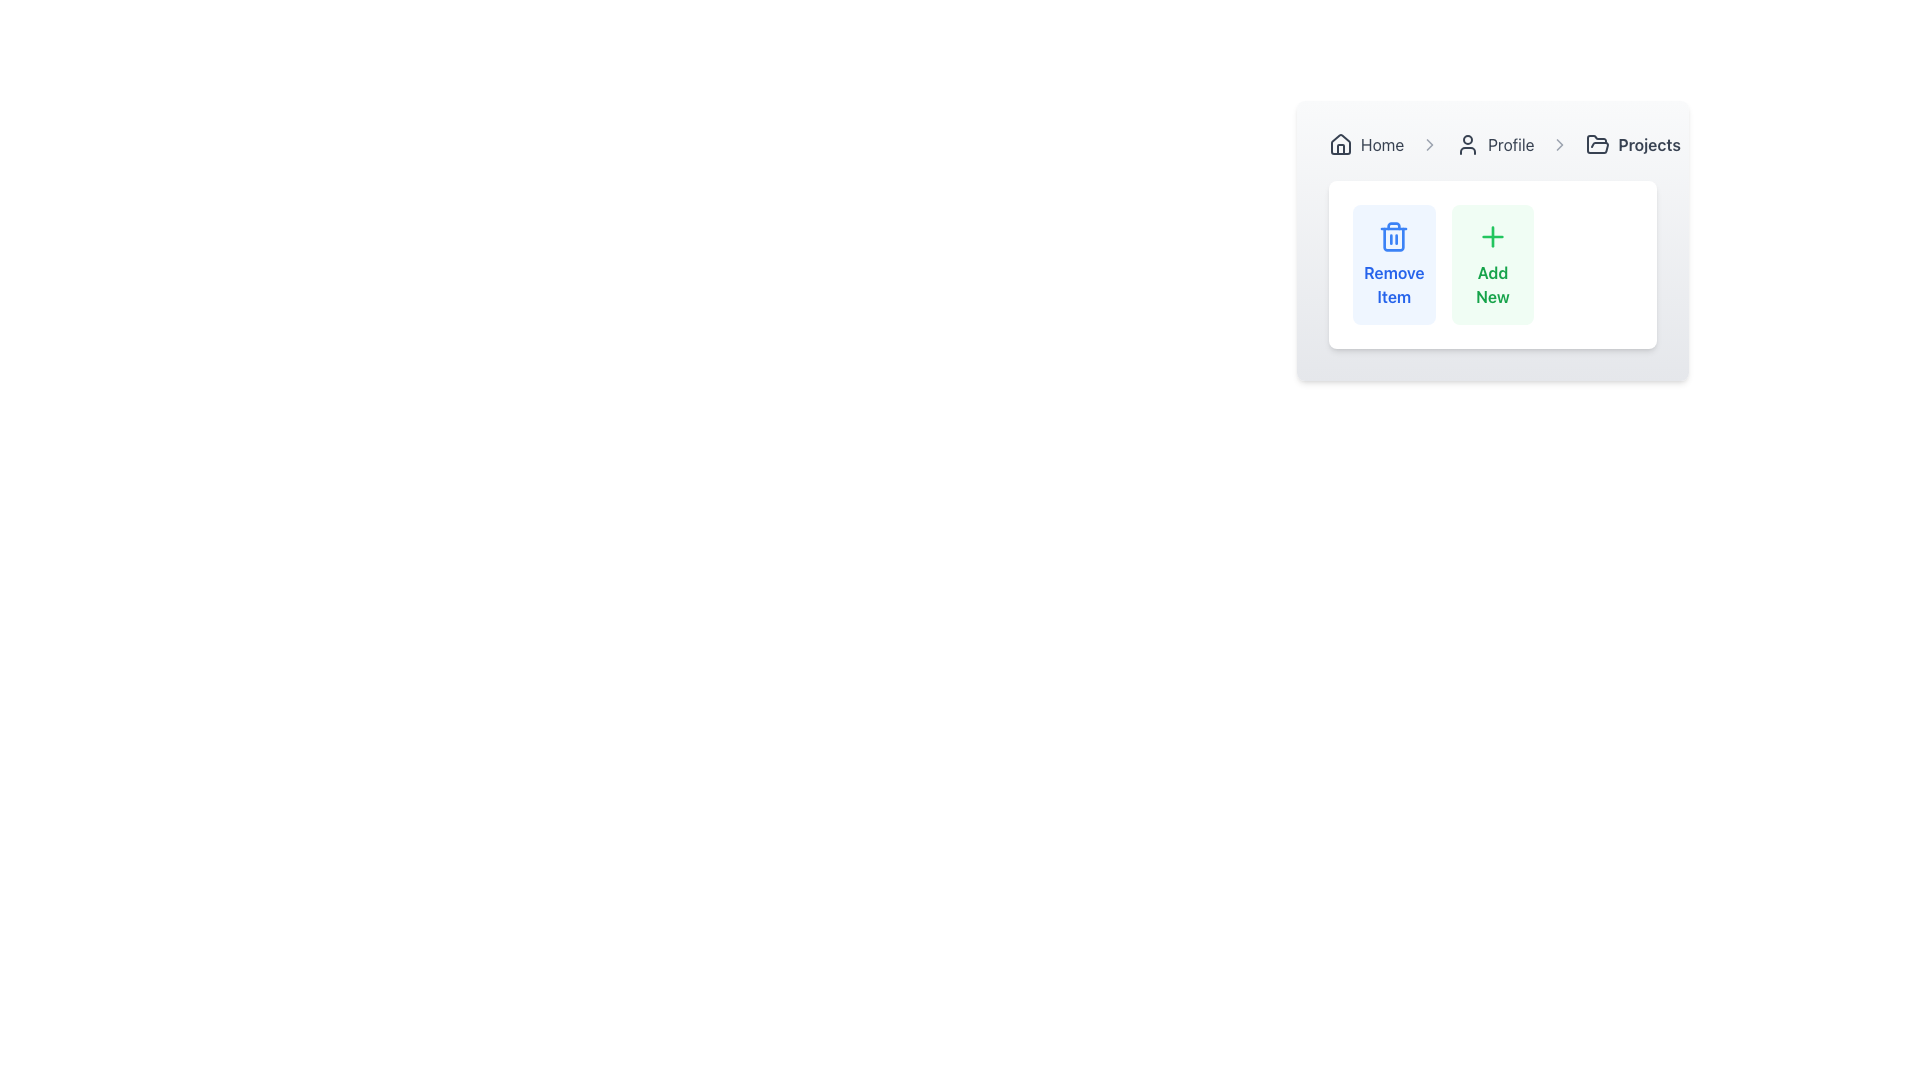  Describe the element at coordinates (1597, 142) in the screenshot. I see `the folder icon in the navigation menu located at the top-right corner, preceding the text 'Projects'` at that location.